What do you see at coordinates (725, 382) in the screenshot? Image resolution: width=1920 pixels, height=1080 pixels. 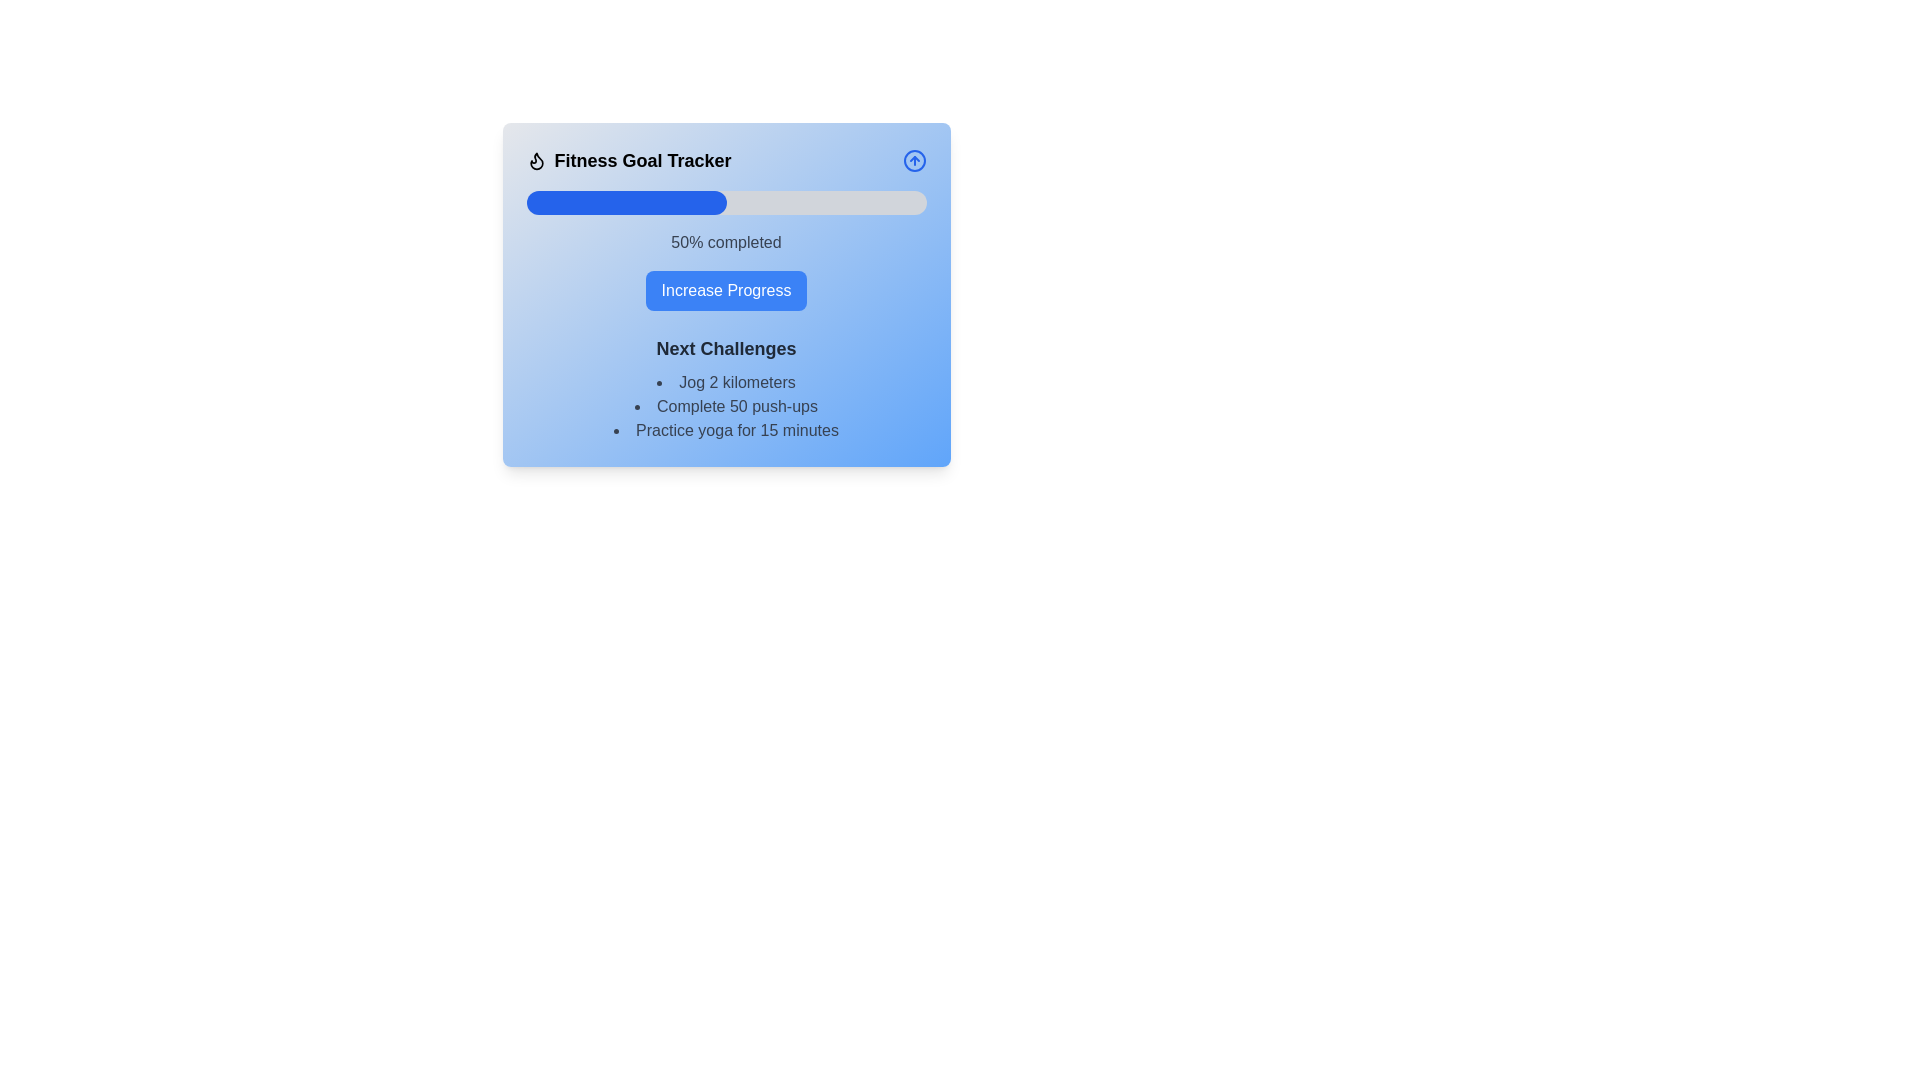 I see `text label displaying 'Jog 2 kilometers', which is the first item in the 'Next Challenges' section of the fitness tracker interface` at bounding box center [725, 382].